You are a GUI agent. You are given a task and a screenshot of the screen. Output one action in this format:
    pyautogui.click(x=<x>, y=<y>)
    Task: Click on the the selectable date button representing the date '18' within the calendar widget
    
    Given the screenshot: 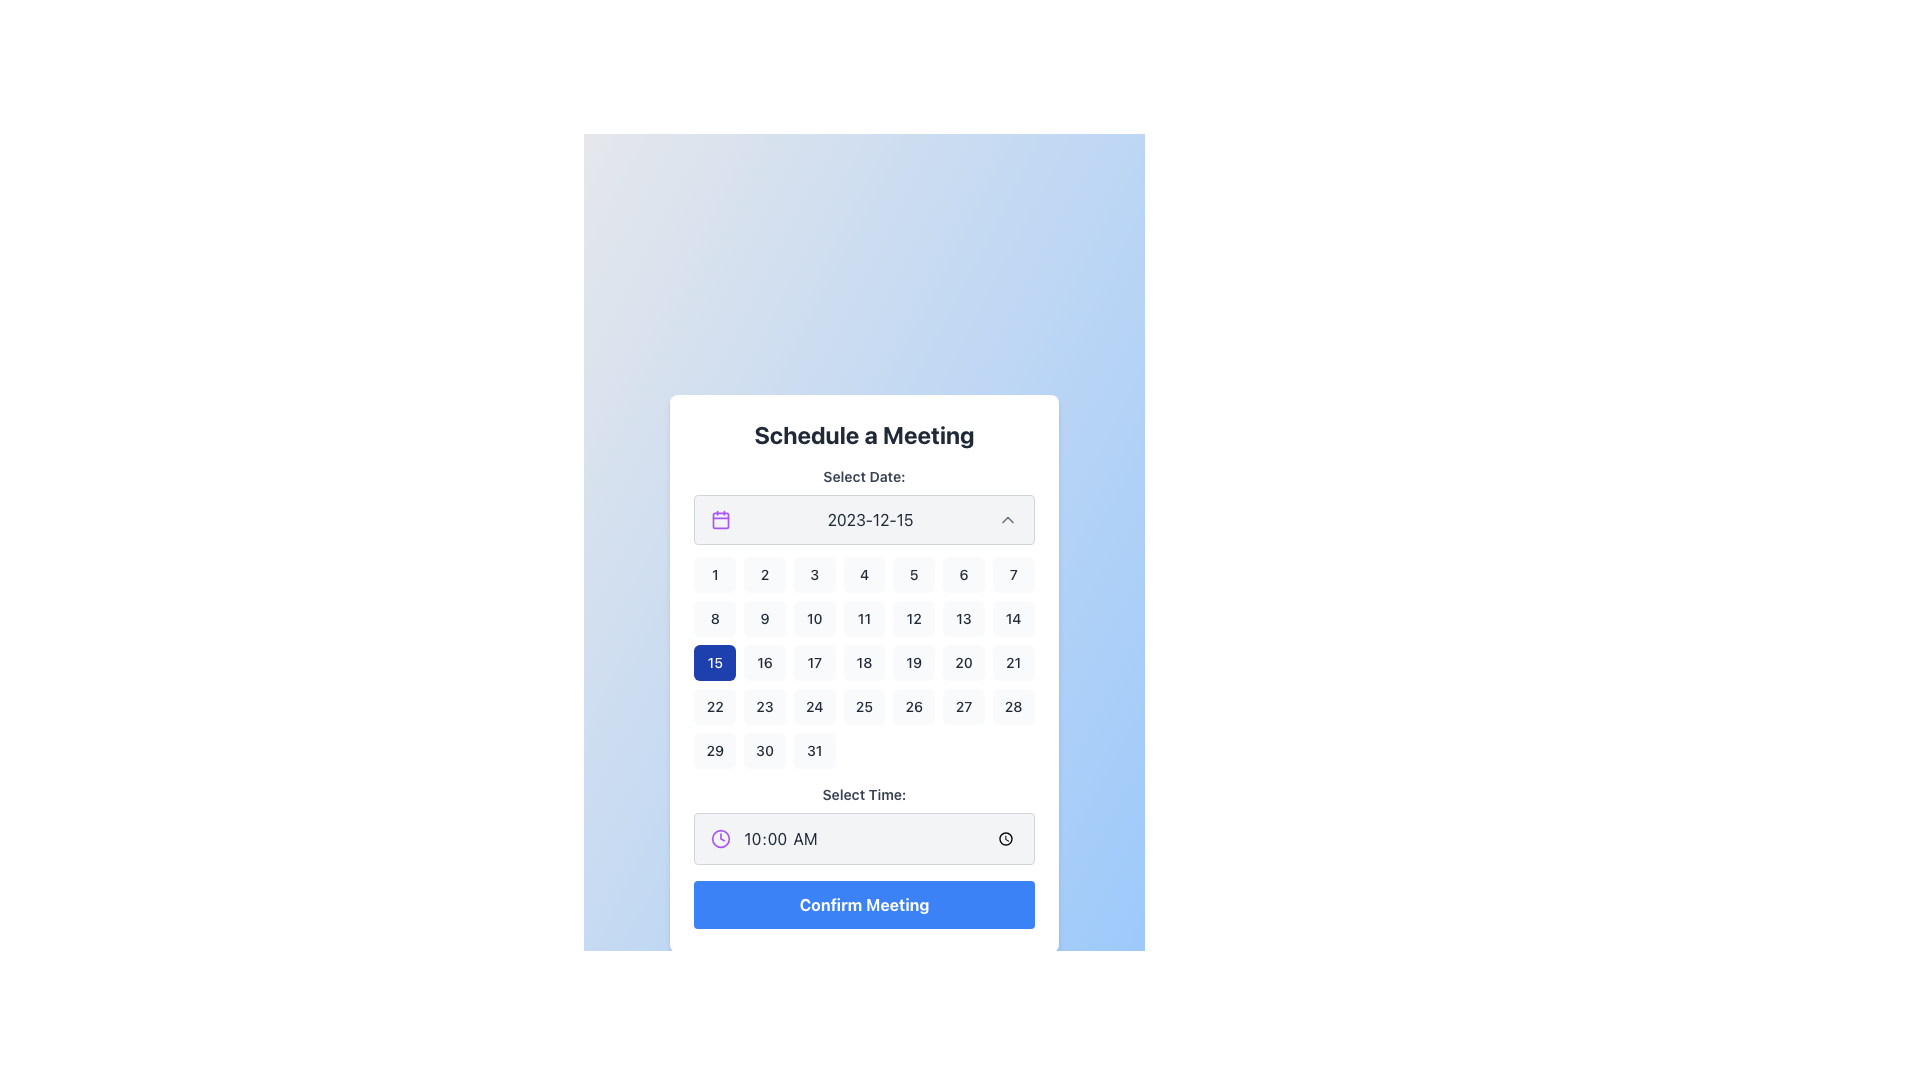 What is the action you would take?
    pyautogui.click(x=864, y=663)
    